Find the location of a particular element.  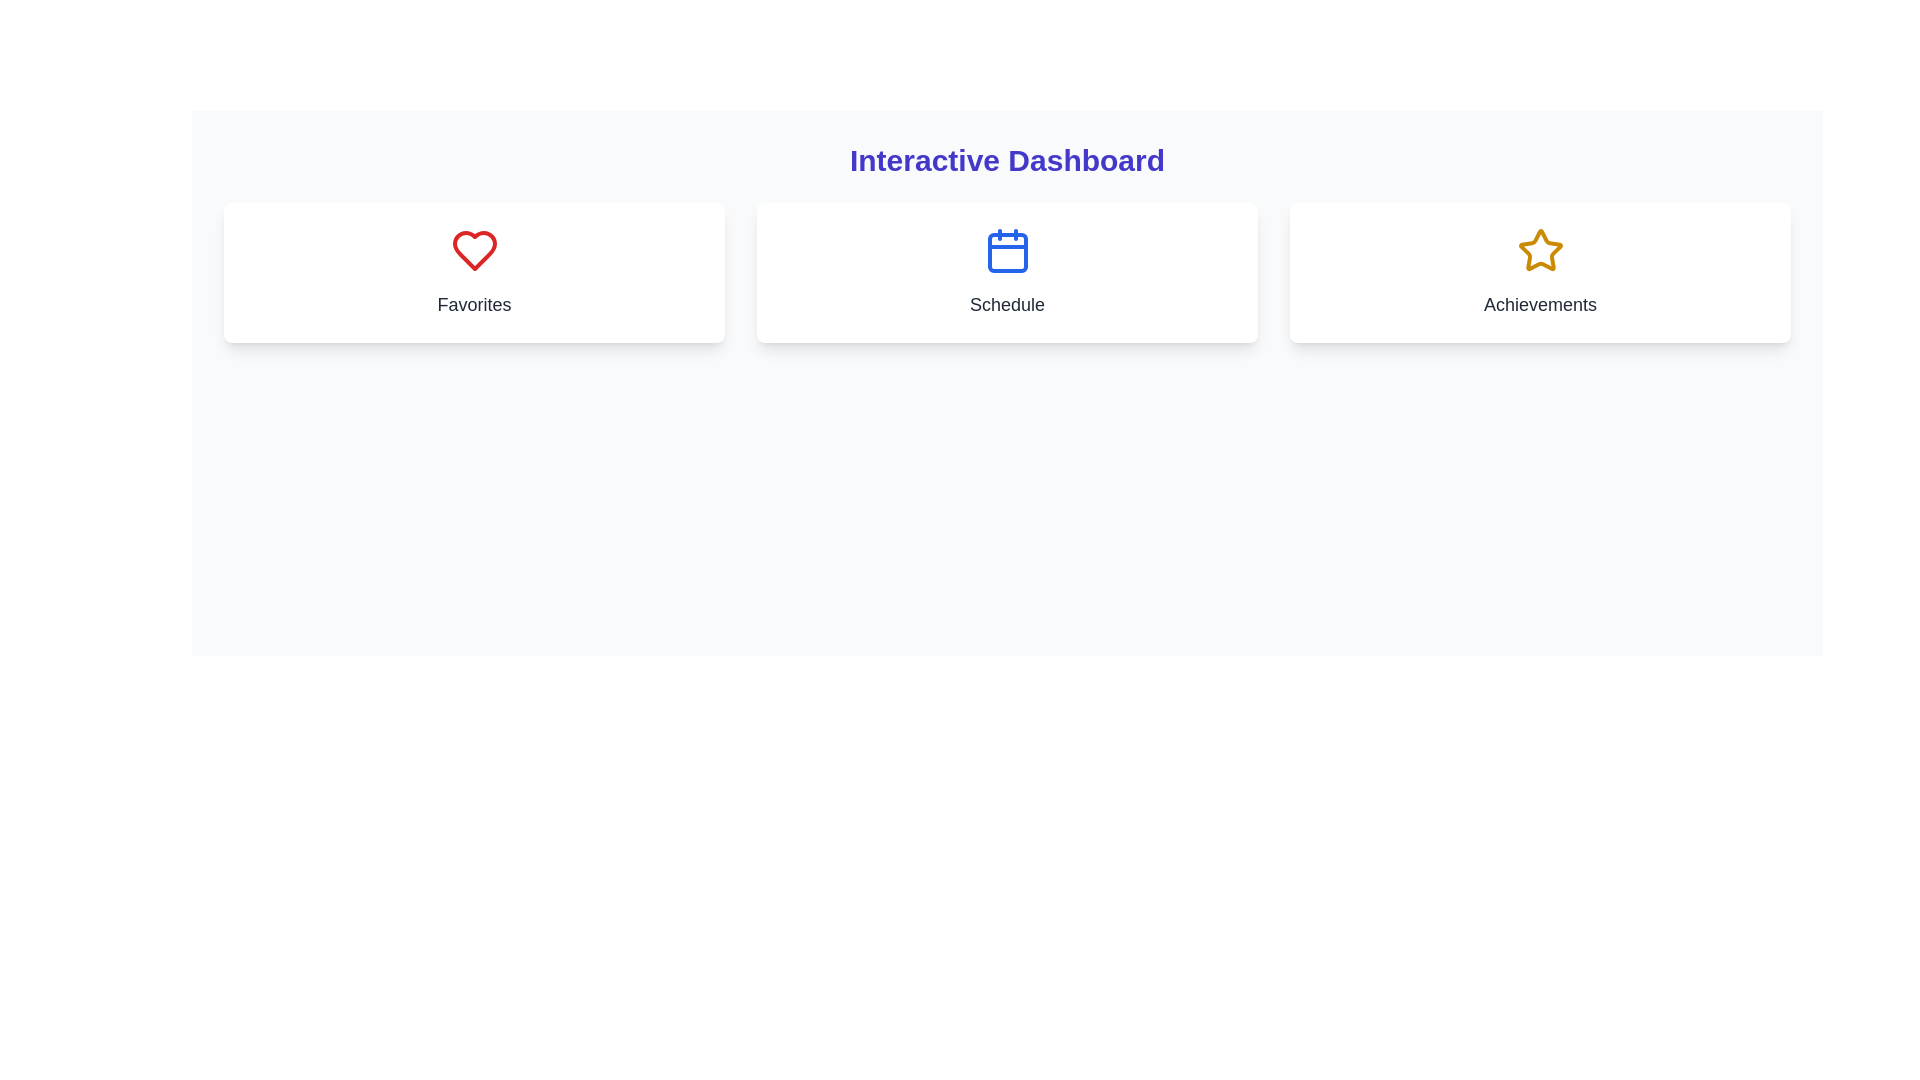

the yellow star-shaped icon representing achievements, located above the 'Achievements' text label is located at coordinates (1539, 249).